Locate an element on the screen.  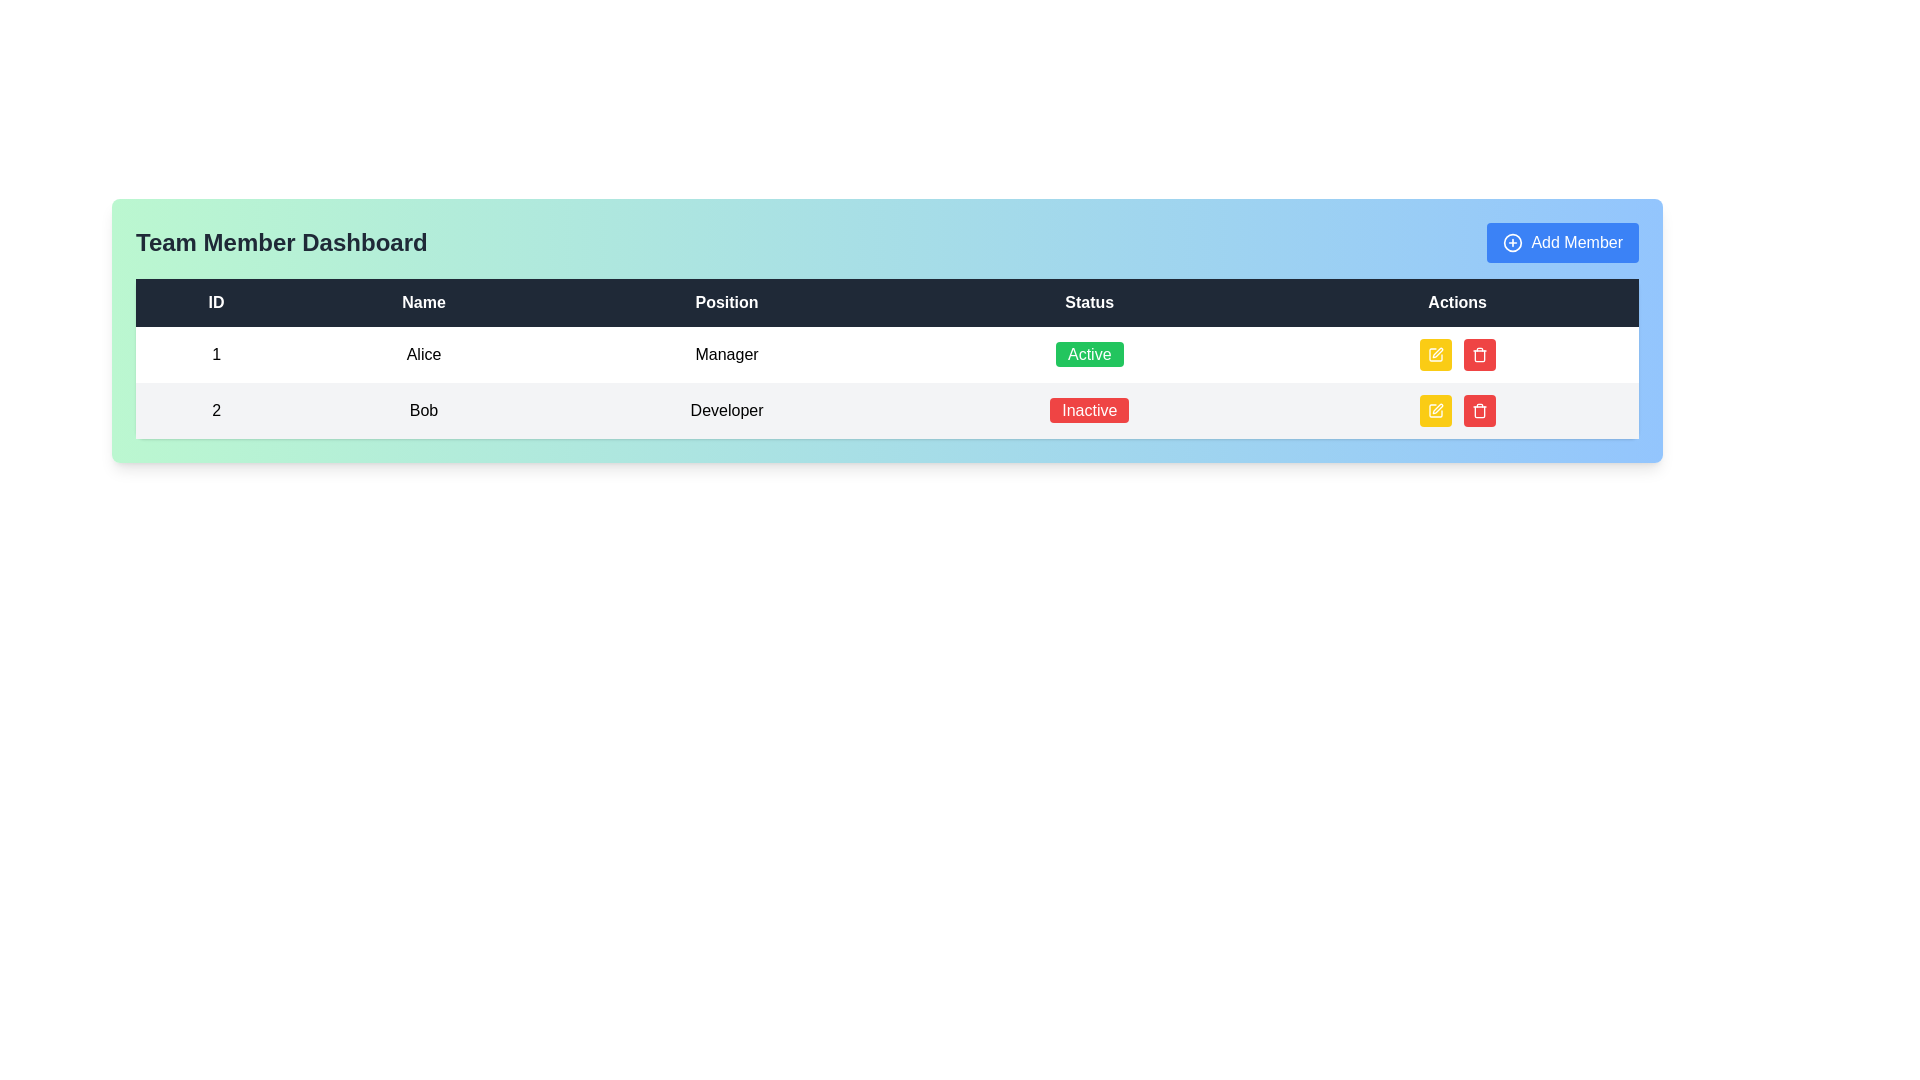
the yellow button with a pen icon in the actions column of the second table row is located at coordinates (1434, 353).